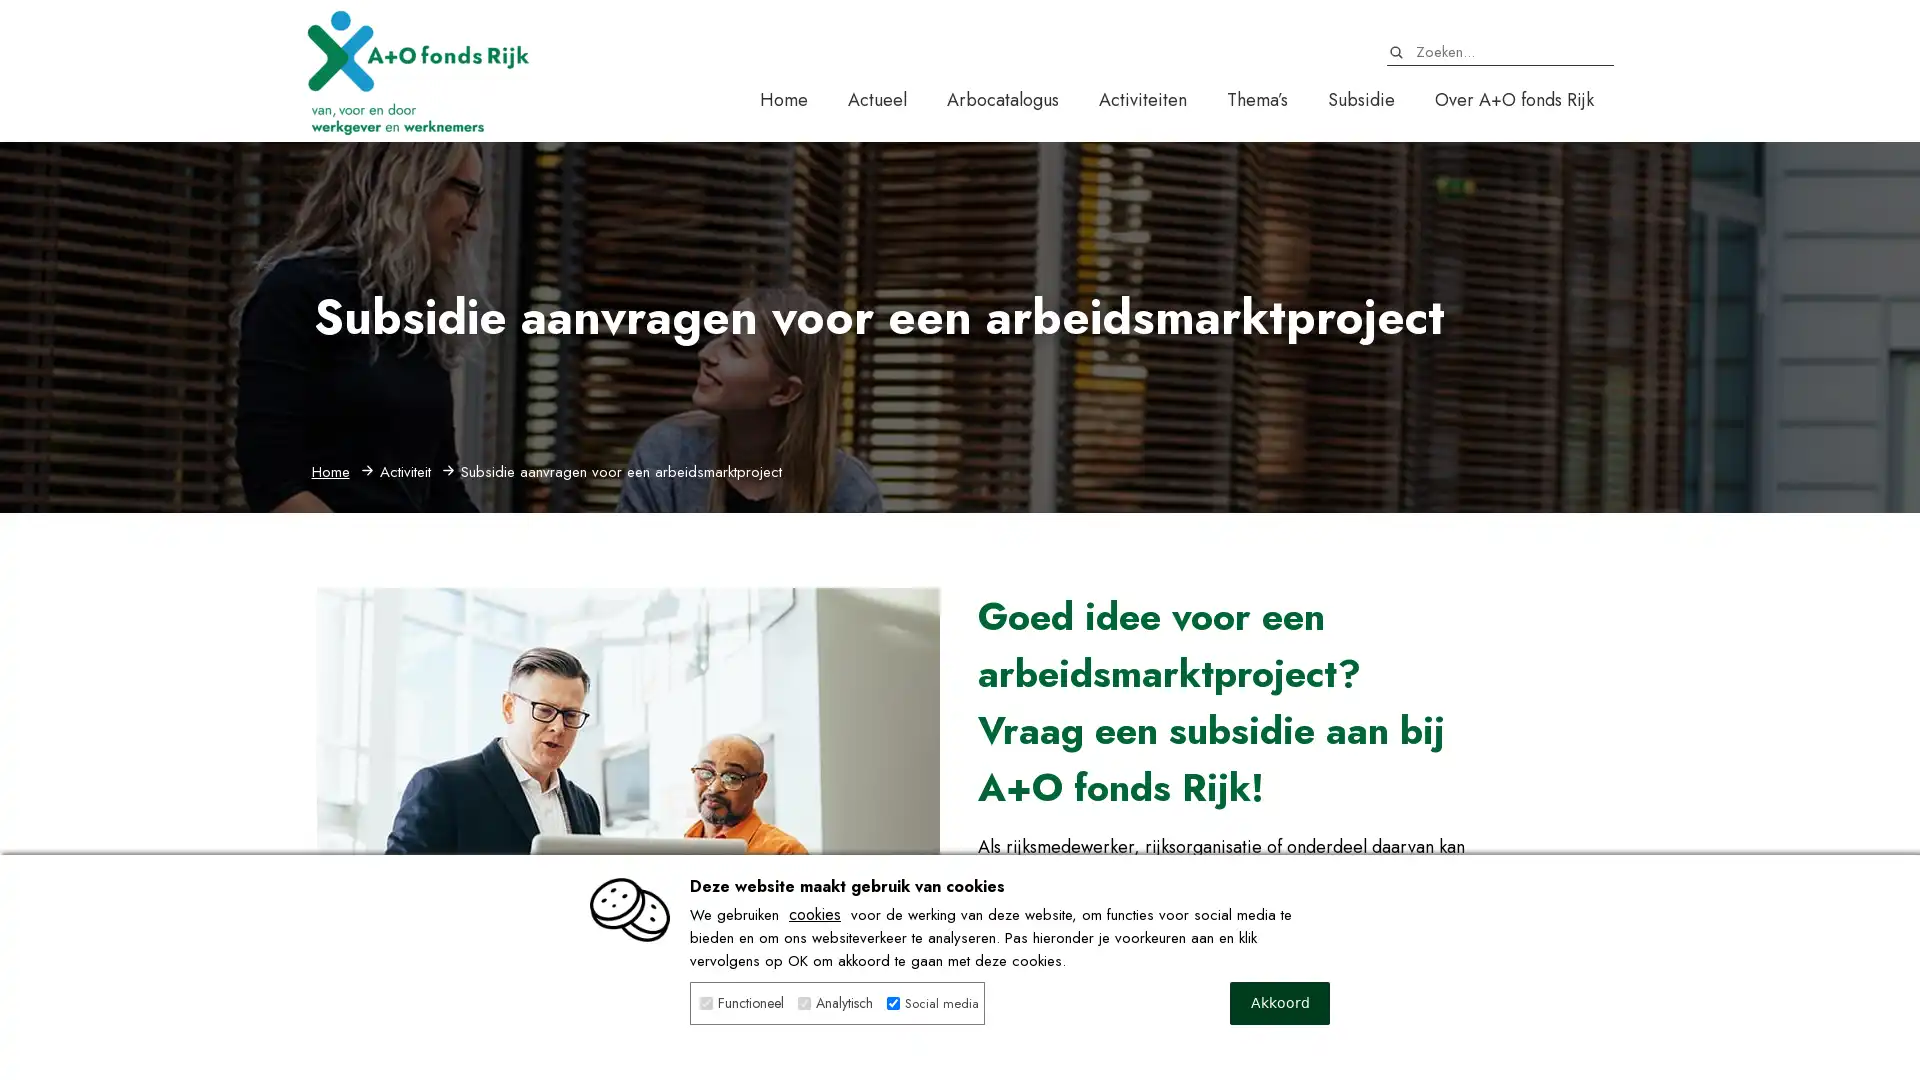 The image size is (1920, 1080). I want to click on Akkoord, so click(1280, 1003).